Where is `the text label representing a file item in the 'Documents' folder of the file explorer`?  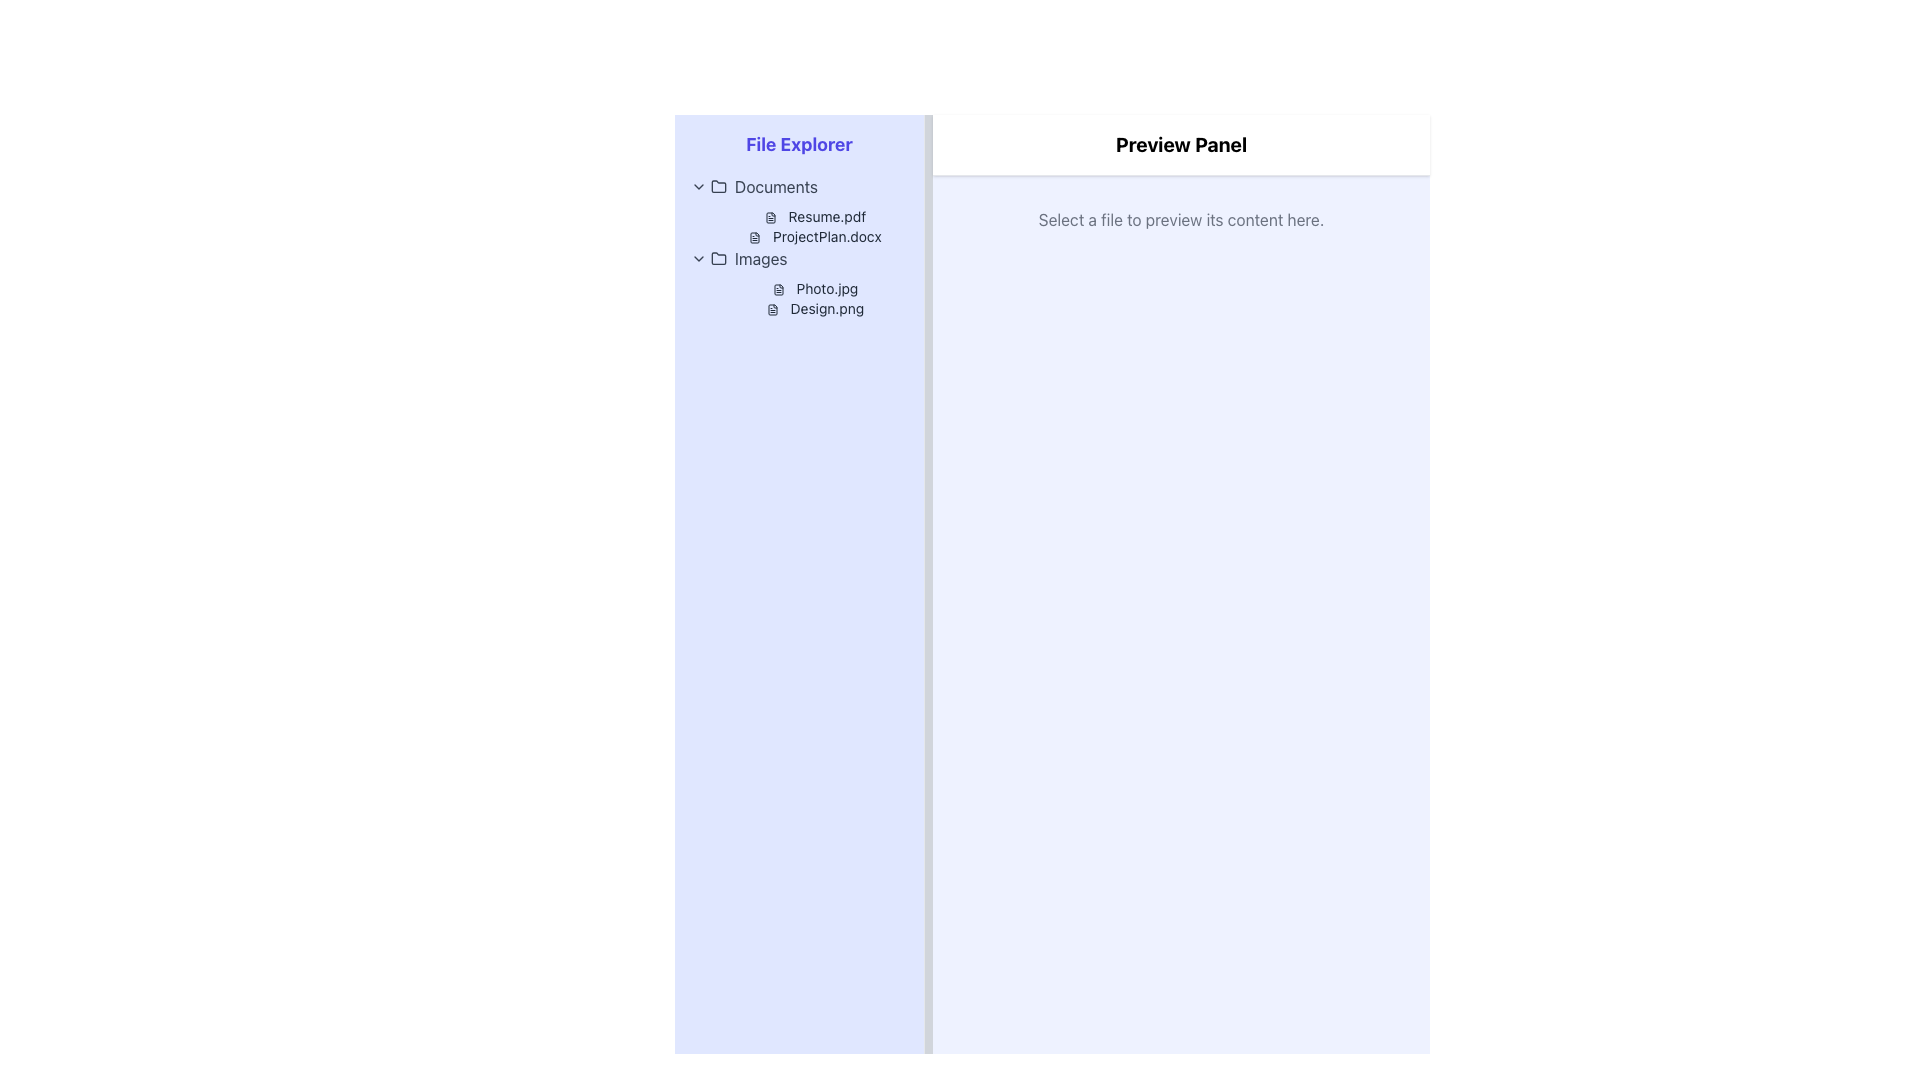 the text label representing a file item in the 'Documents' folder of the file explorer is located at coordinates (815, 235).